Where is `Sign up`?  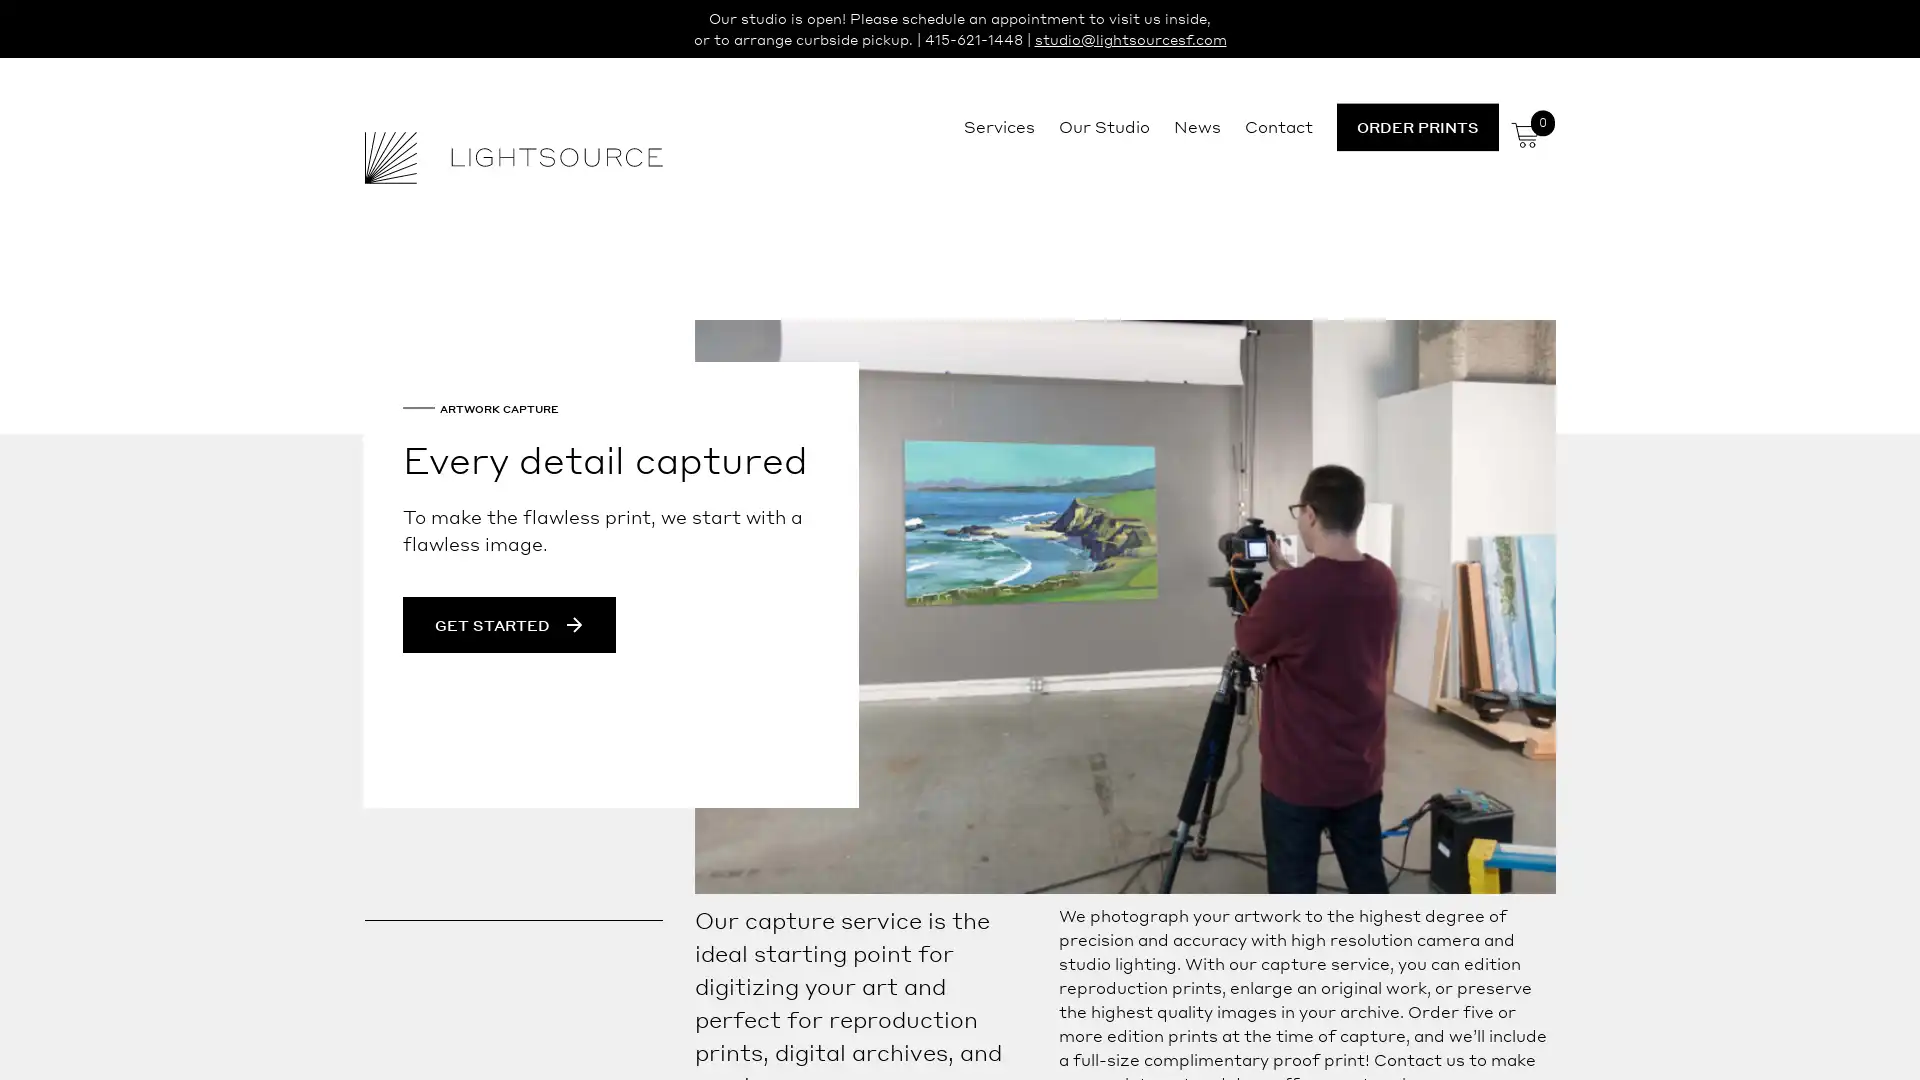
Sign up is located at coordinates (1147, 696).